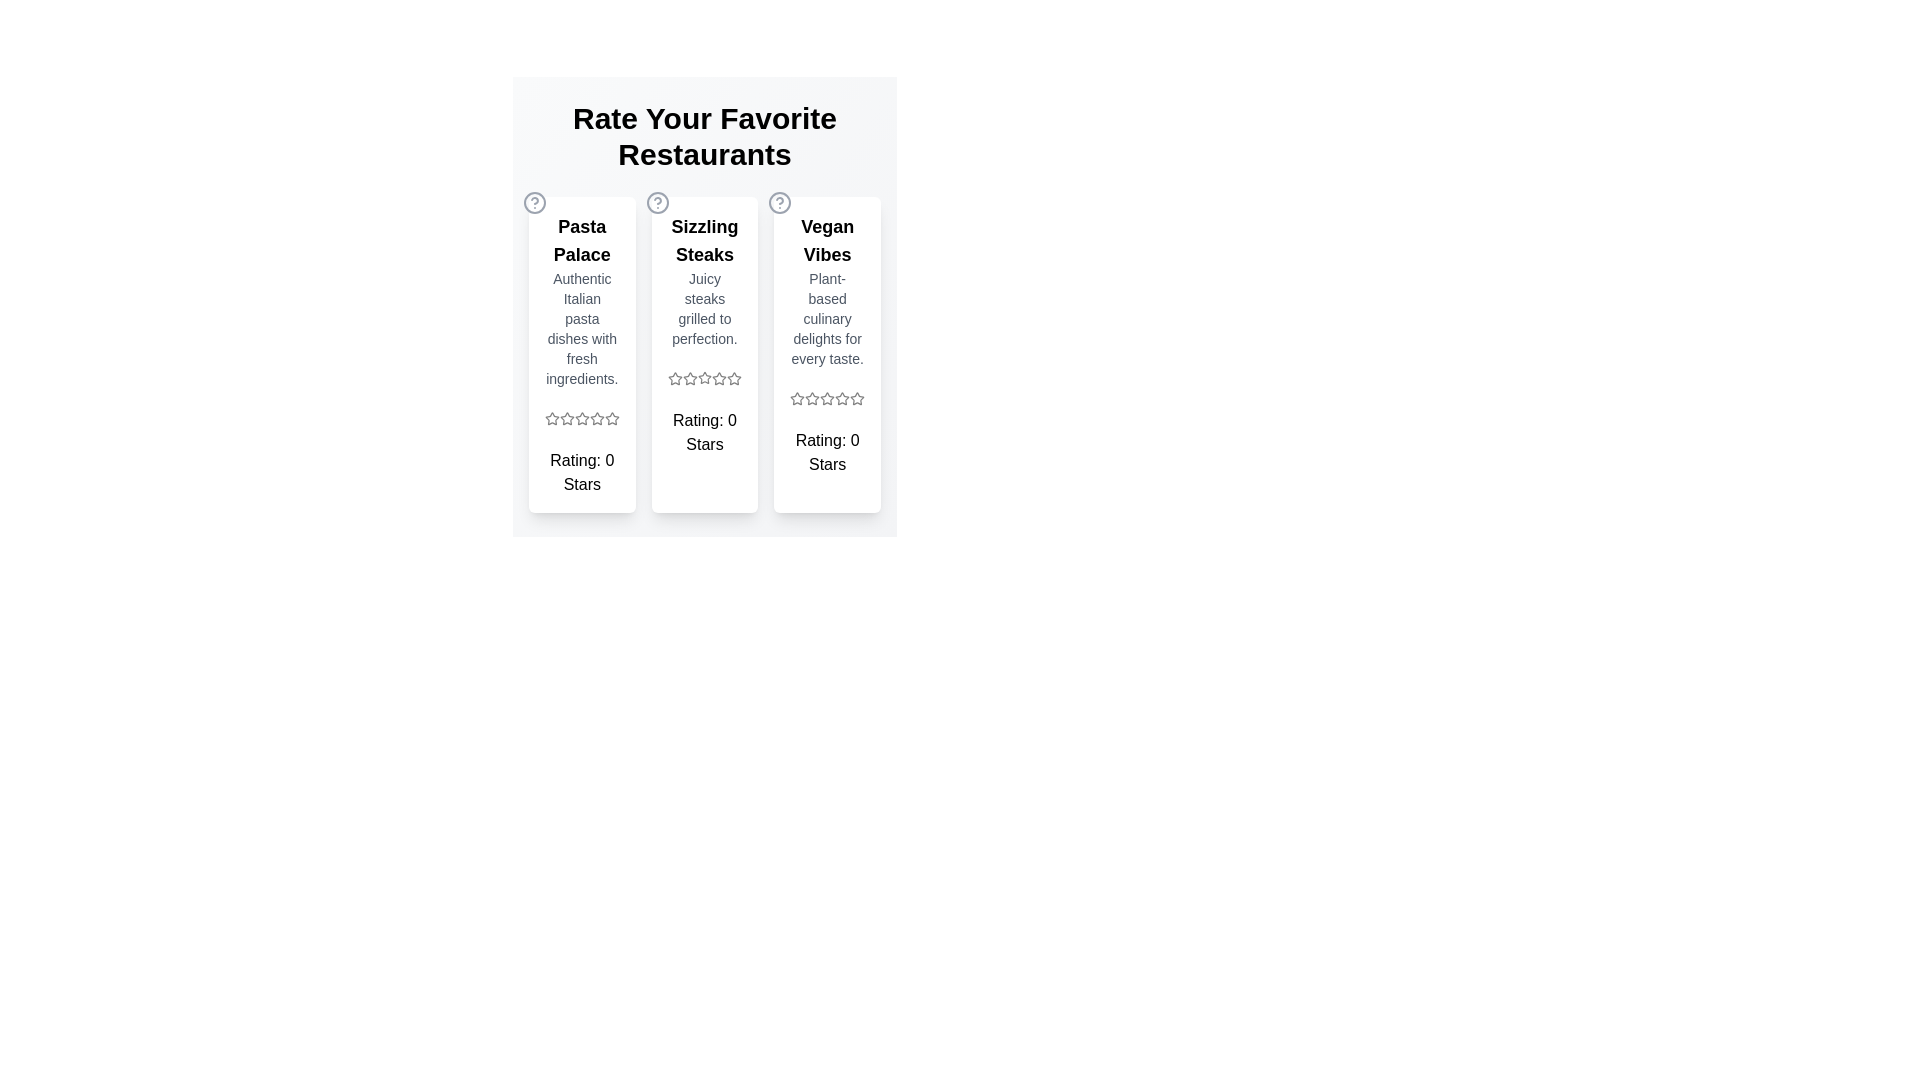  I want to click on the star icon for 1 stars in the Vegan Vibes section, so click(796, 398).